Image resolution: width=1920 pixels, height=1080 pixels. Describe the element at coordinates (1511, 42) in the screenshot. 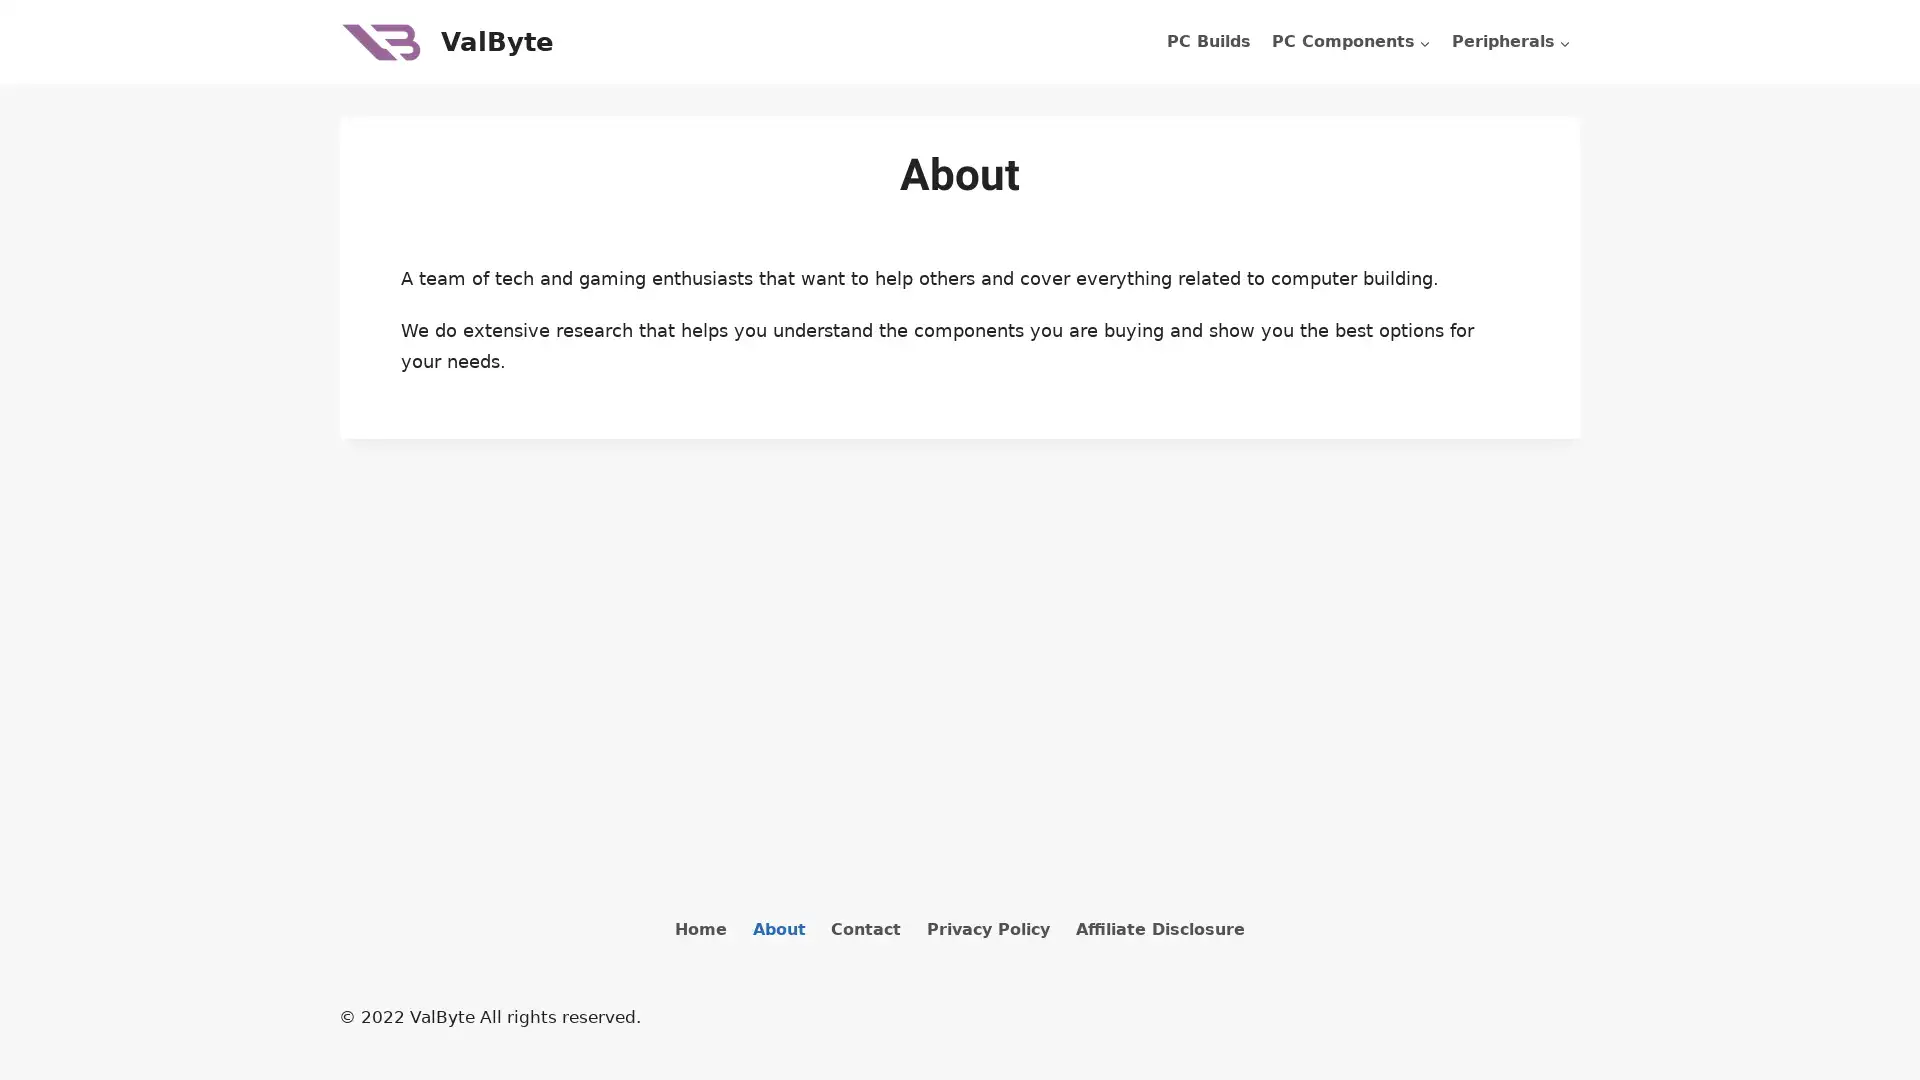

I see `Expand child menu` at that location.